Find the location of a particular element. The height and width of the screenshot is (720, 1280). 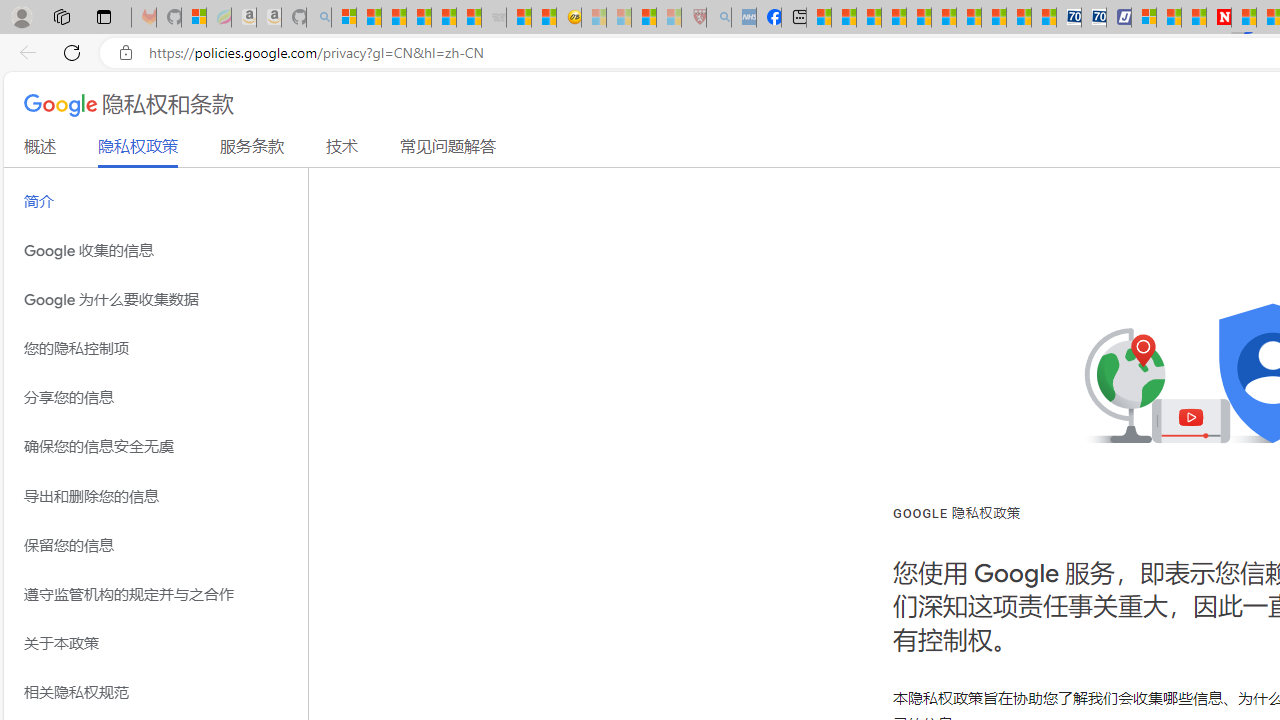

'Newsweek - News, Analysis, Politics, Business, Technology' is located at coordinates (1218, 17).